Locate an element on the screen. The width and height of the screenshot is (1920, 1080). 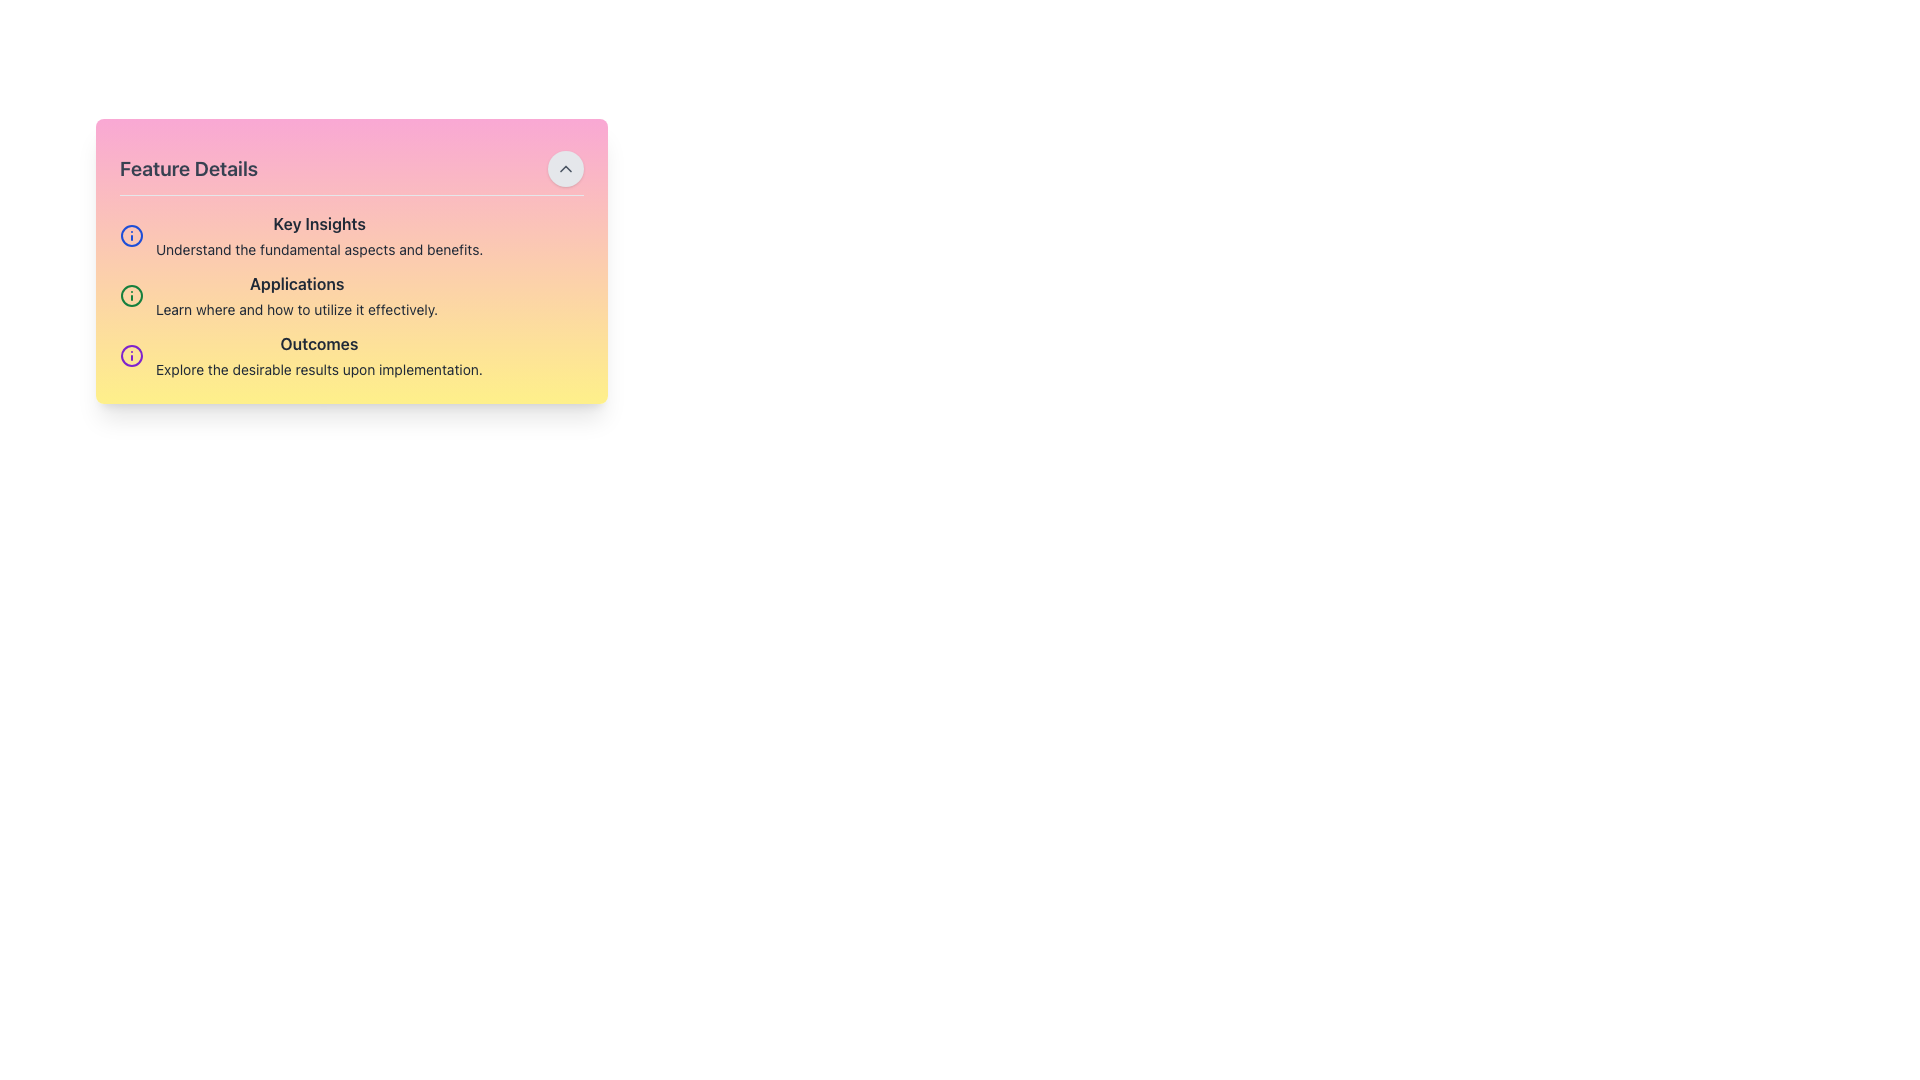
the circular information icon with a purple outline and an exclamation mark, located in the leftmost section of the 'Outcomes' row, preceding the 'Outcomes' title text is located at coordinates (131, 354).